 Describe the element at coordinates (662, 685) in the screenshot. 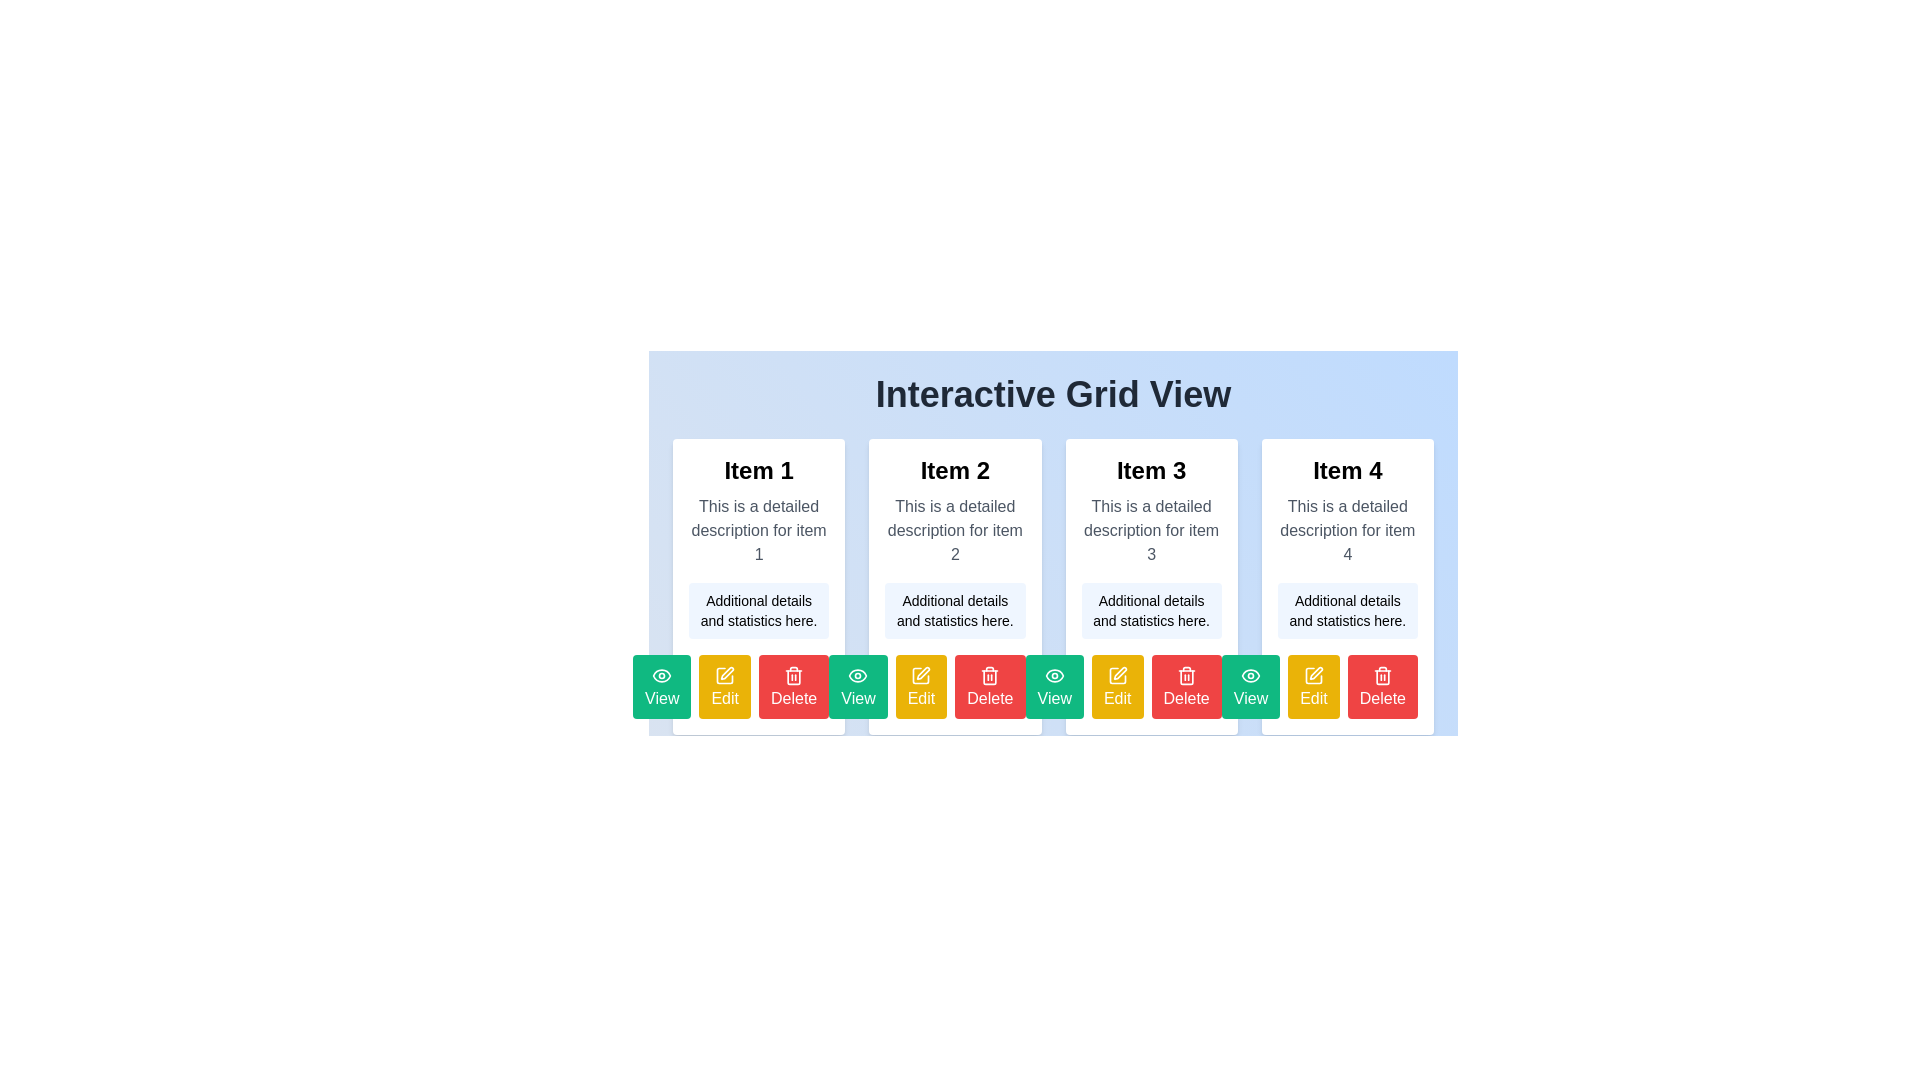

I see `the 'View' button with a green background and white text, which is the first button in the 'View Edit Delete' group under 'Item 1'` at that location.